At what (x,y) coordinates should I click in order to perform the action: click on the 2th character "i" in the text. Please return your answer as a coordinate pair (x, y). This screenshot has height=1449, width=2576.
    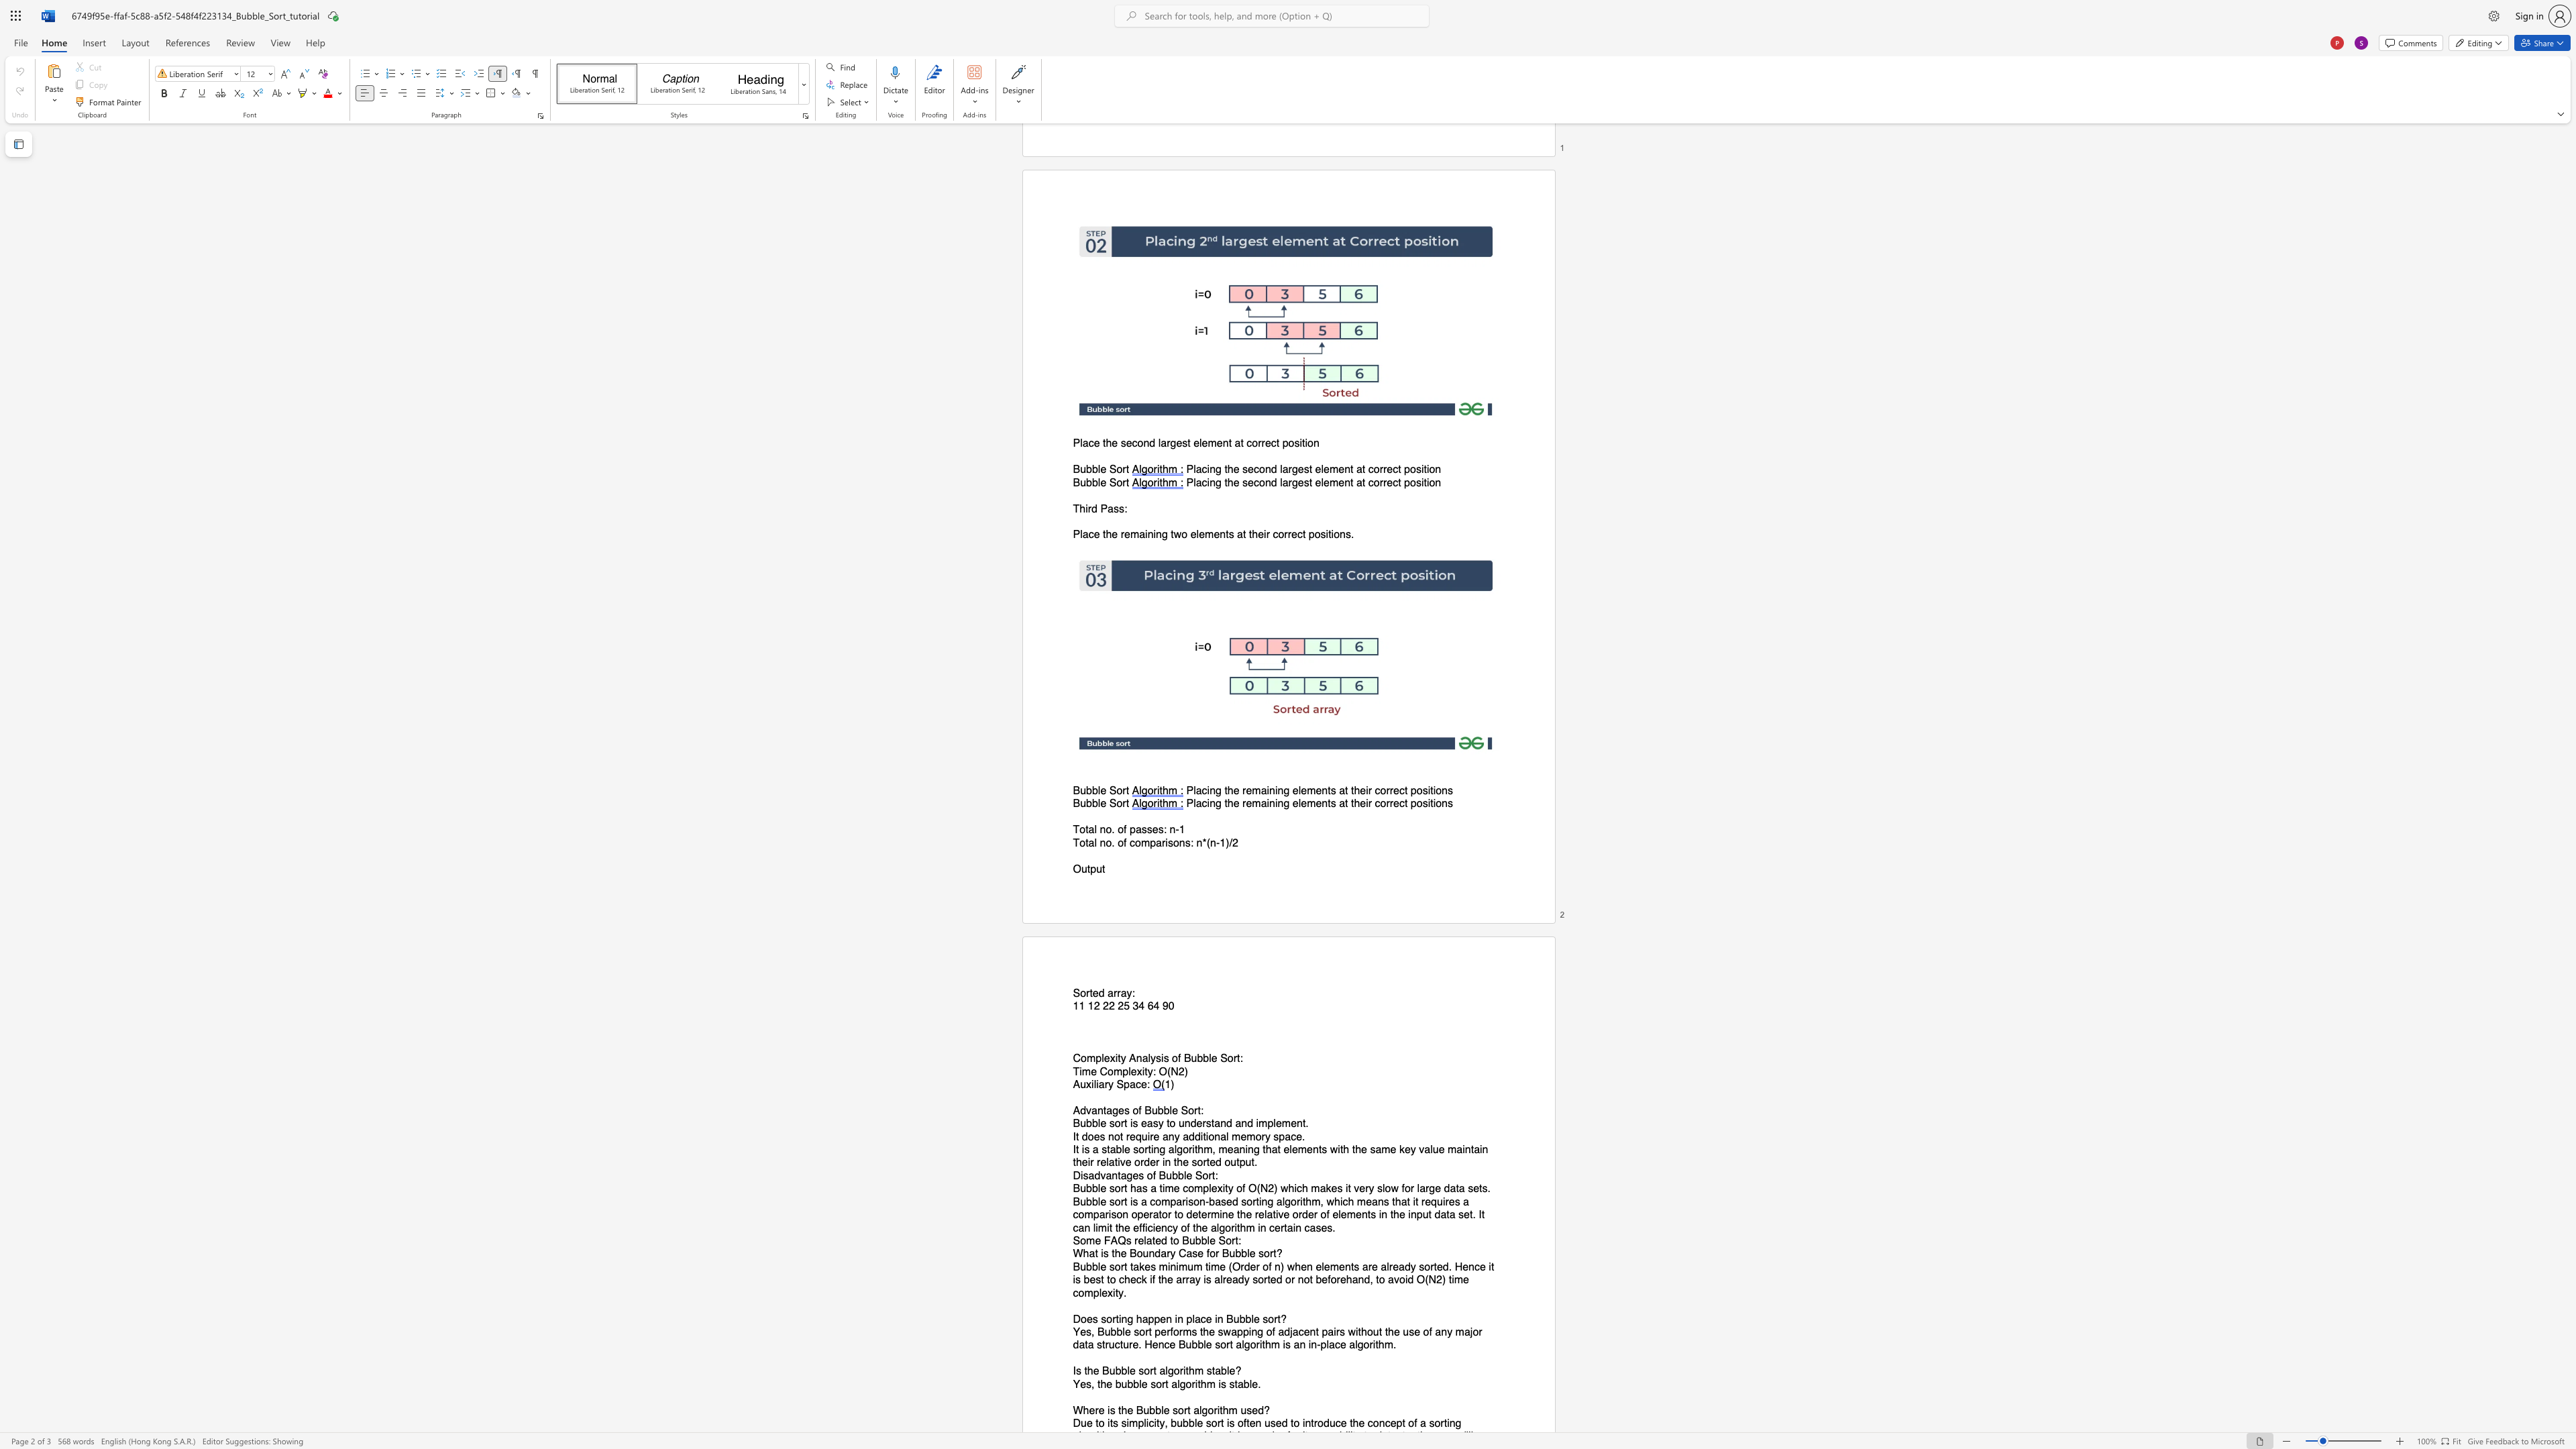
    Looking at the image, I should click on (1219, 1384).